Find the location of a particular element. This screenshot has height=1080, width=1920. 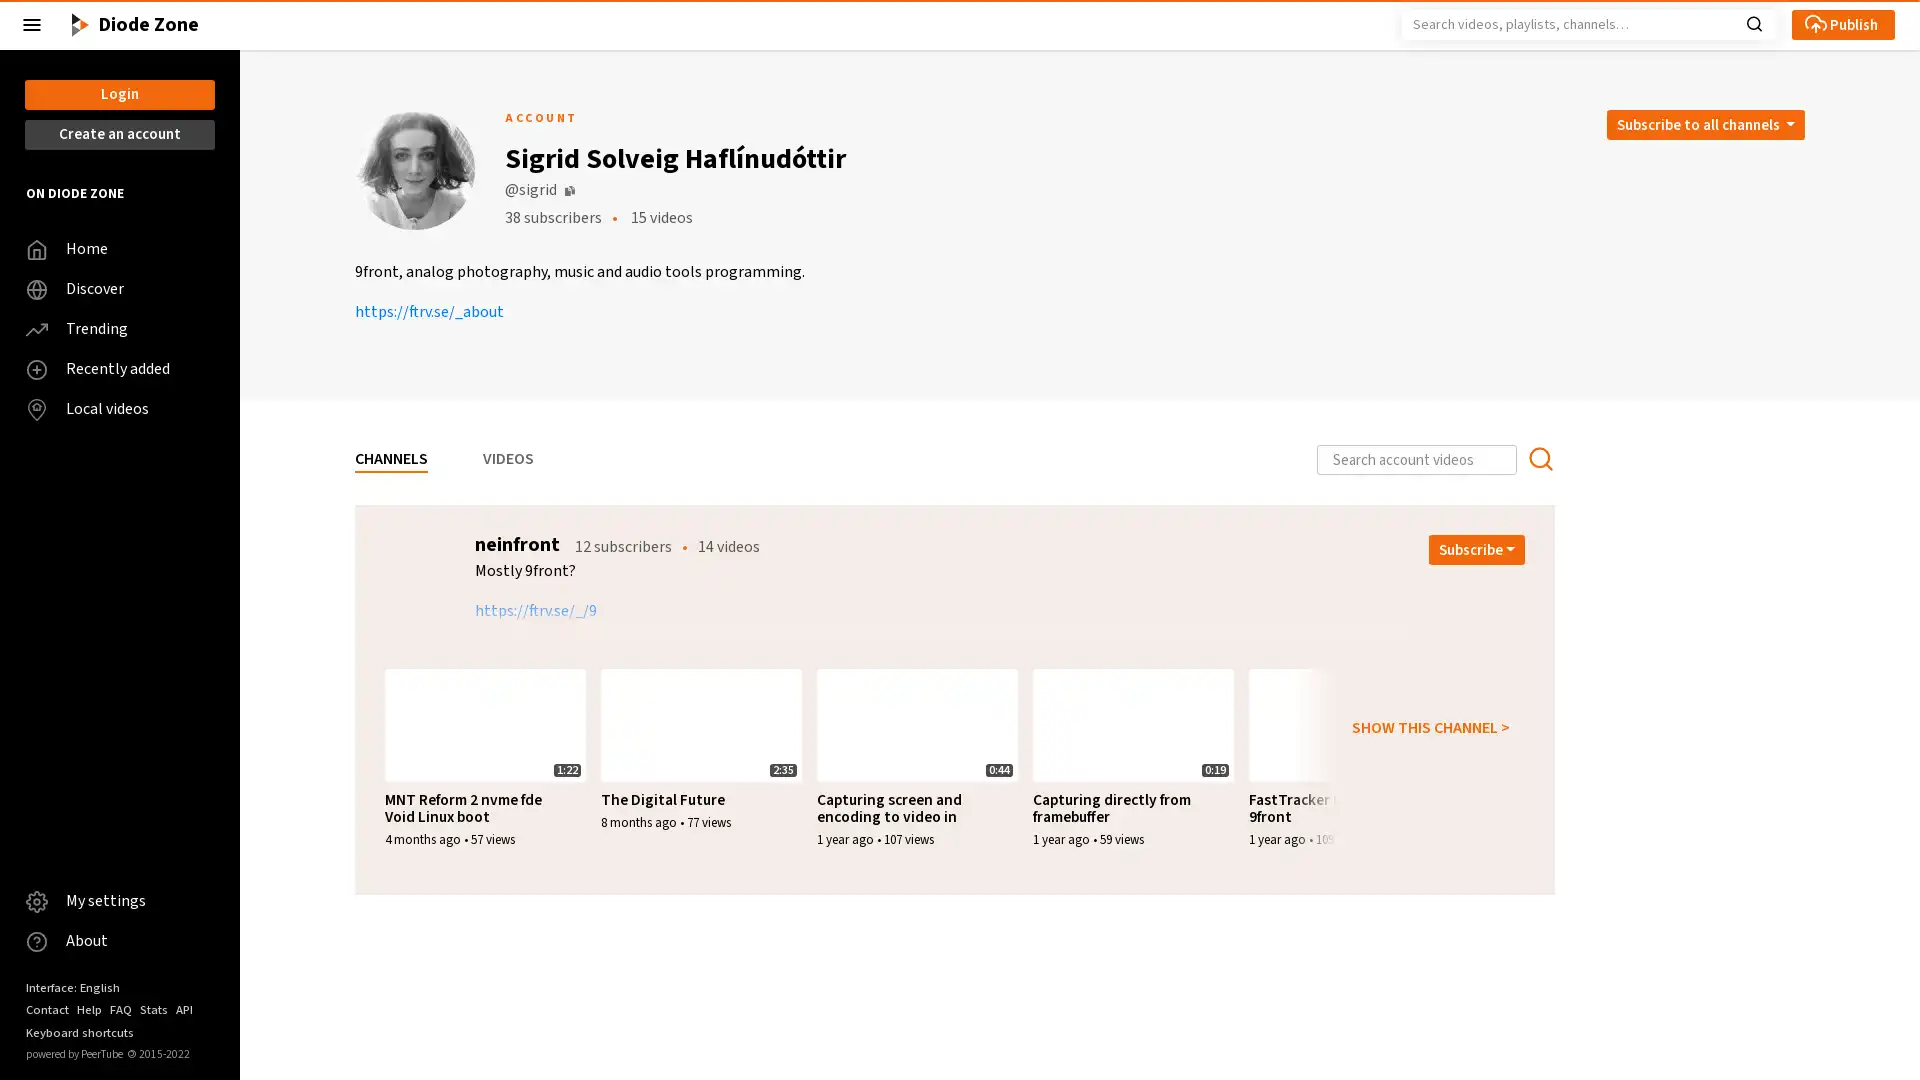

Search is located at coordinates (1753, 22).